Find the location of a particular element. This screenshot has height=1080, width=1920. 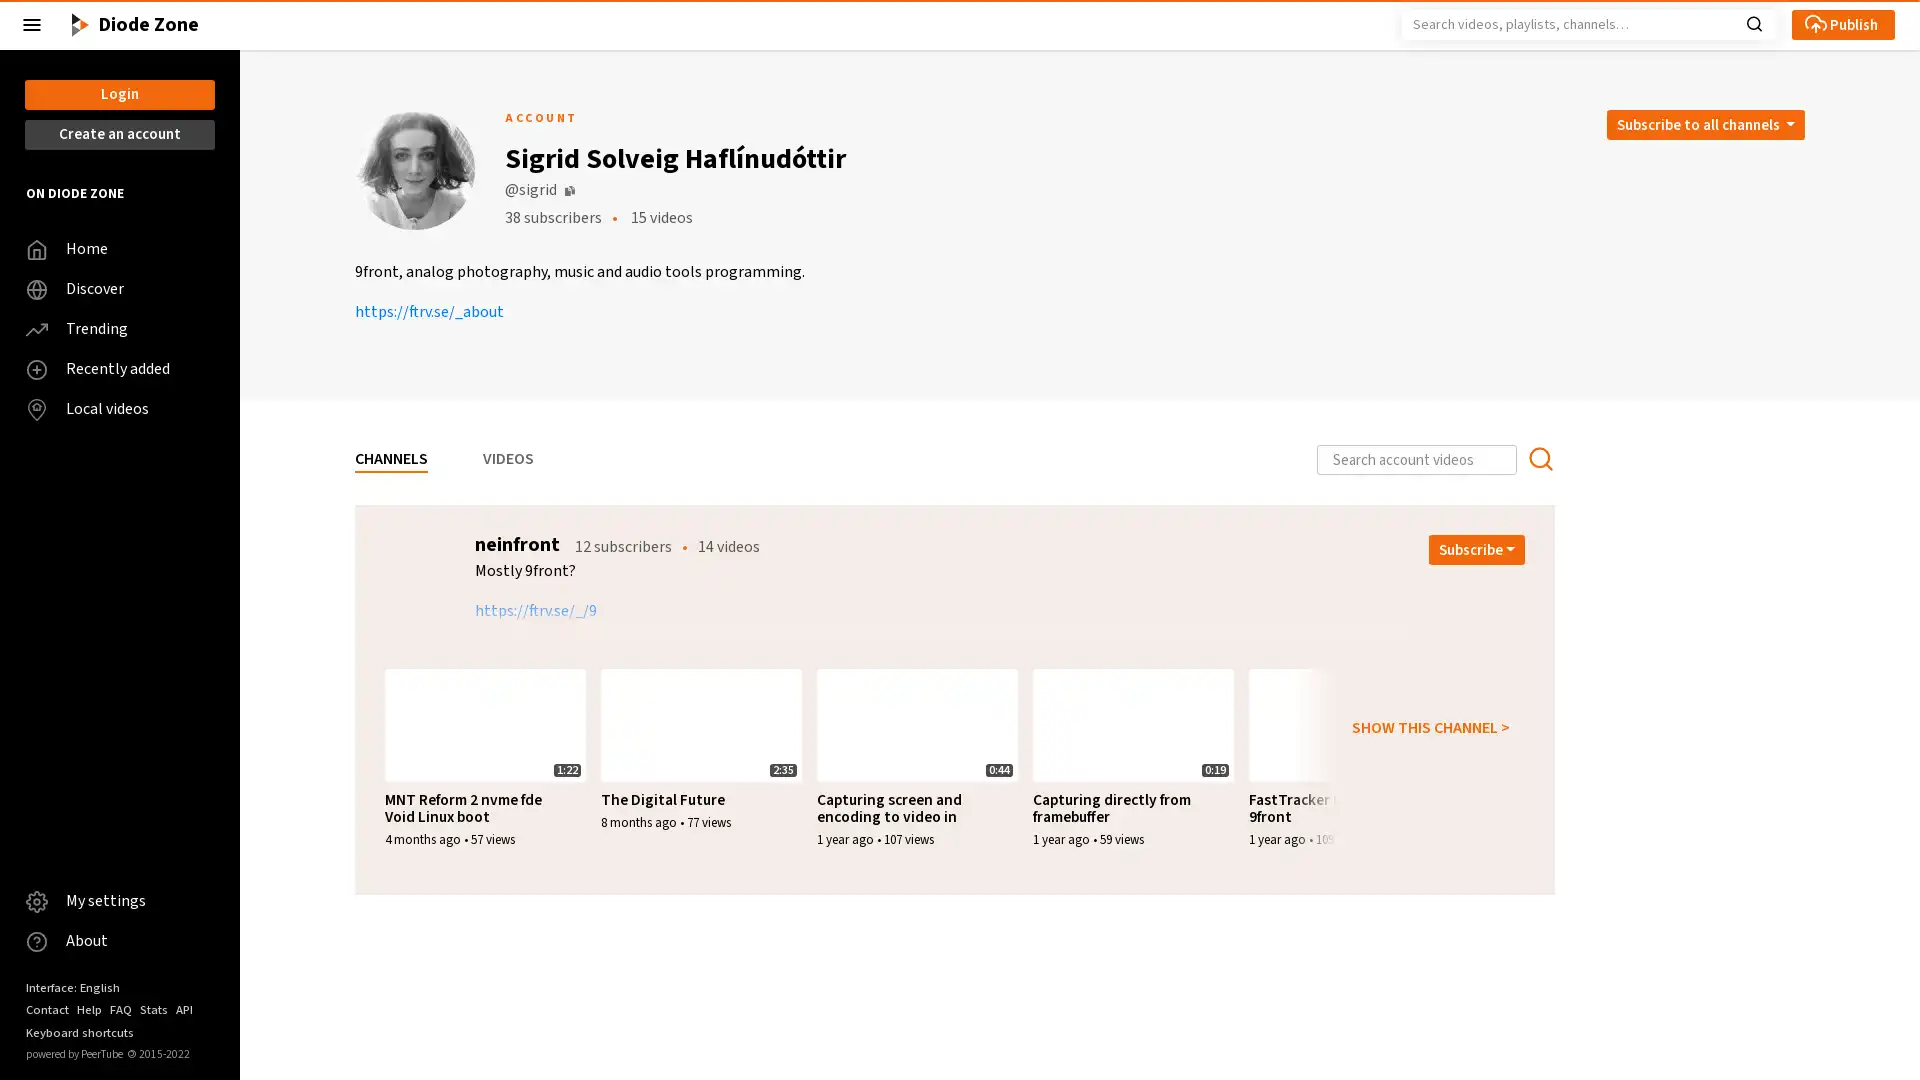

Search is located at coordinates (1753, 22).